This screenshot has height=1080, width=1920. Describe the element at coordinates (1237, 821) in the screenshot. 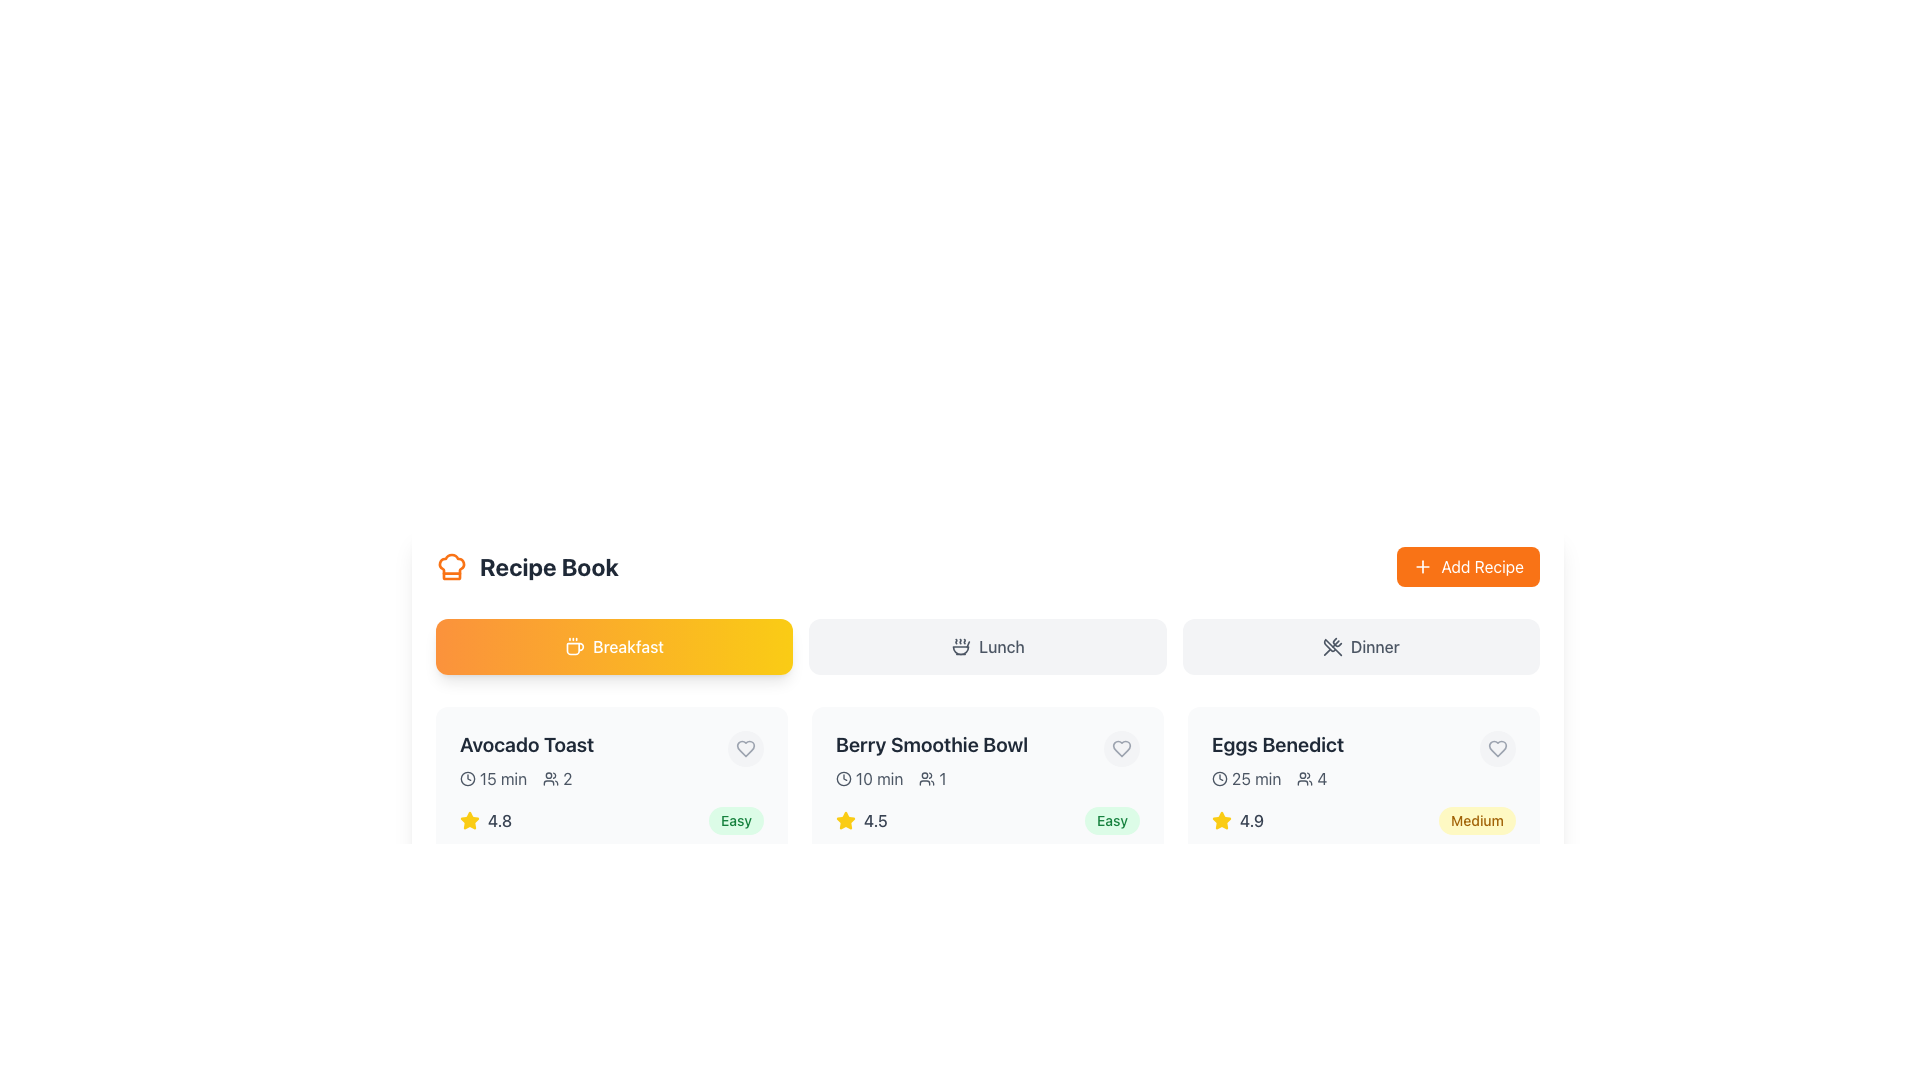

I see `the rating display element showing a yellow star icon and the numeric value '4.9' for 'Eggs Benedict' in the third card` at that location.